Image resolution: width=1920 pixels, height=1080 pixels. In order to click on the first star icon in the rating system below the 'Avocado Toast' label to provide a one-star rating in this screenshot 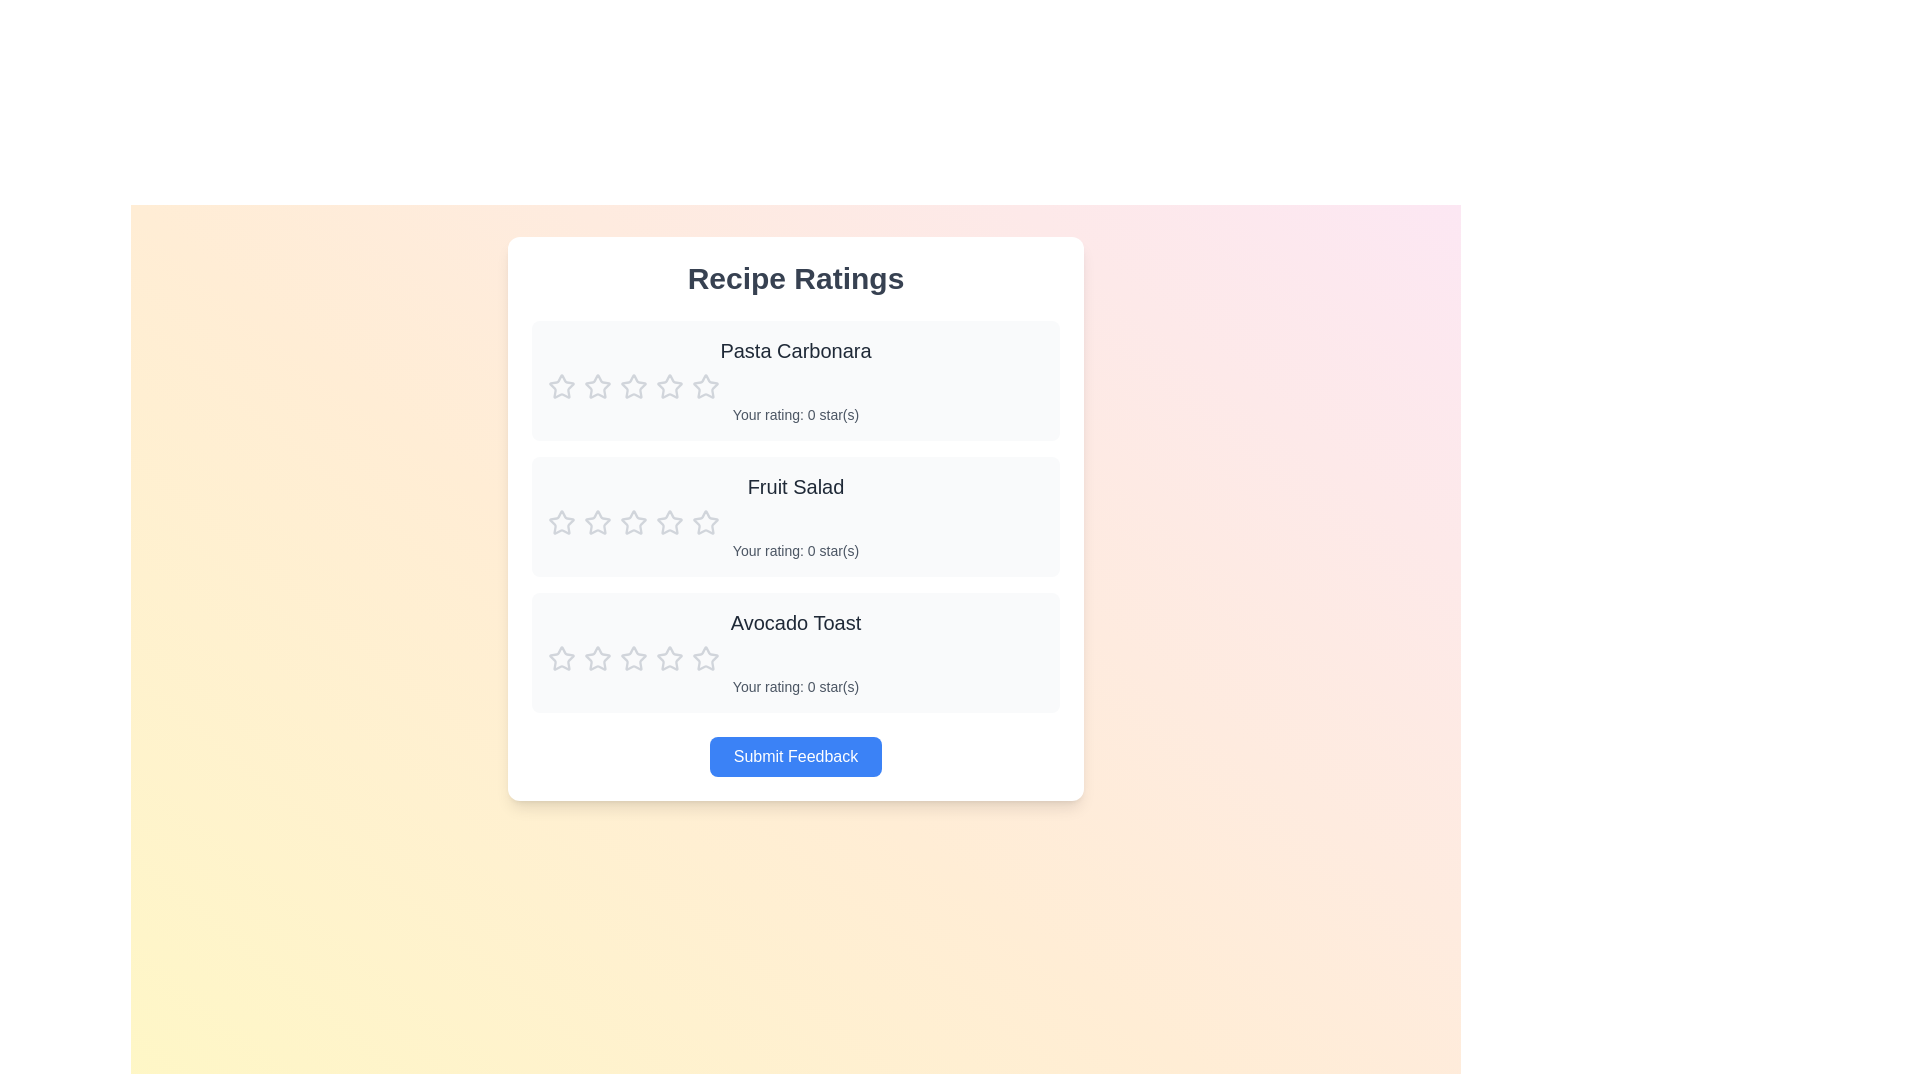, I will do `click(632, 658)`.